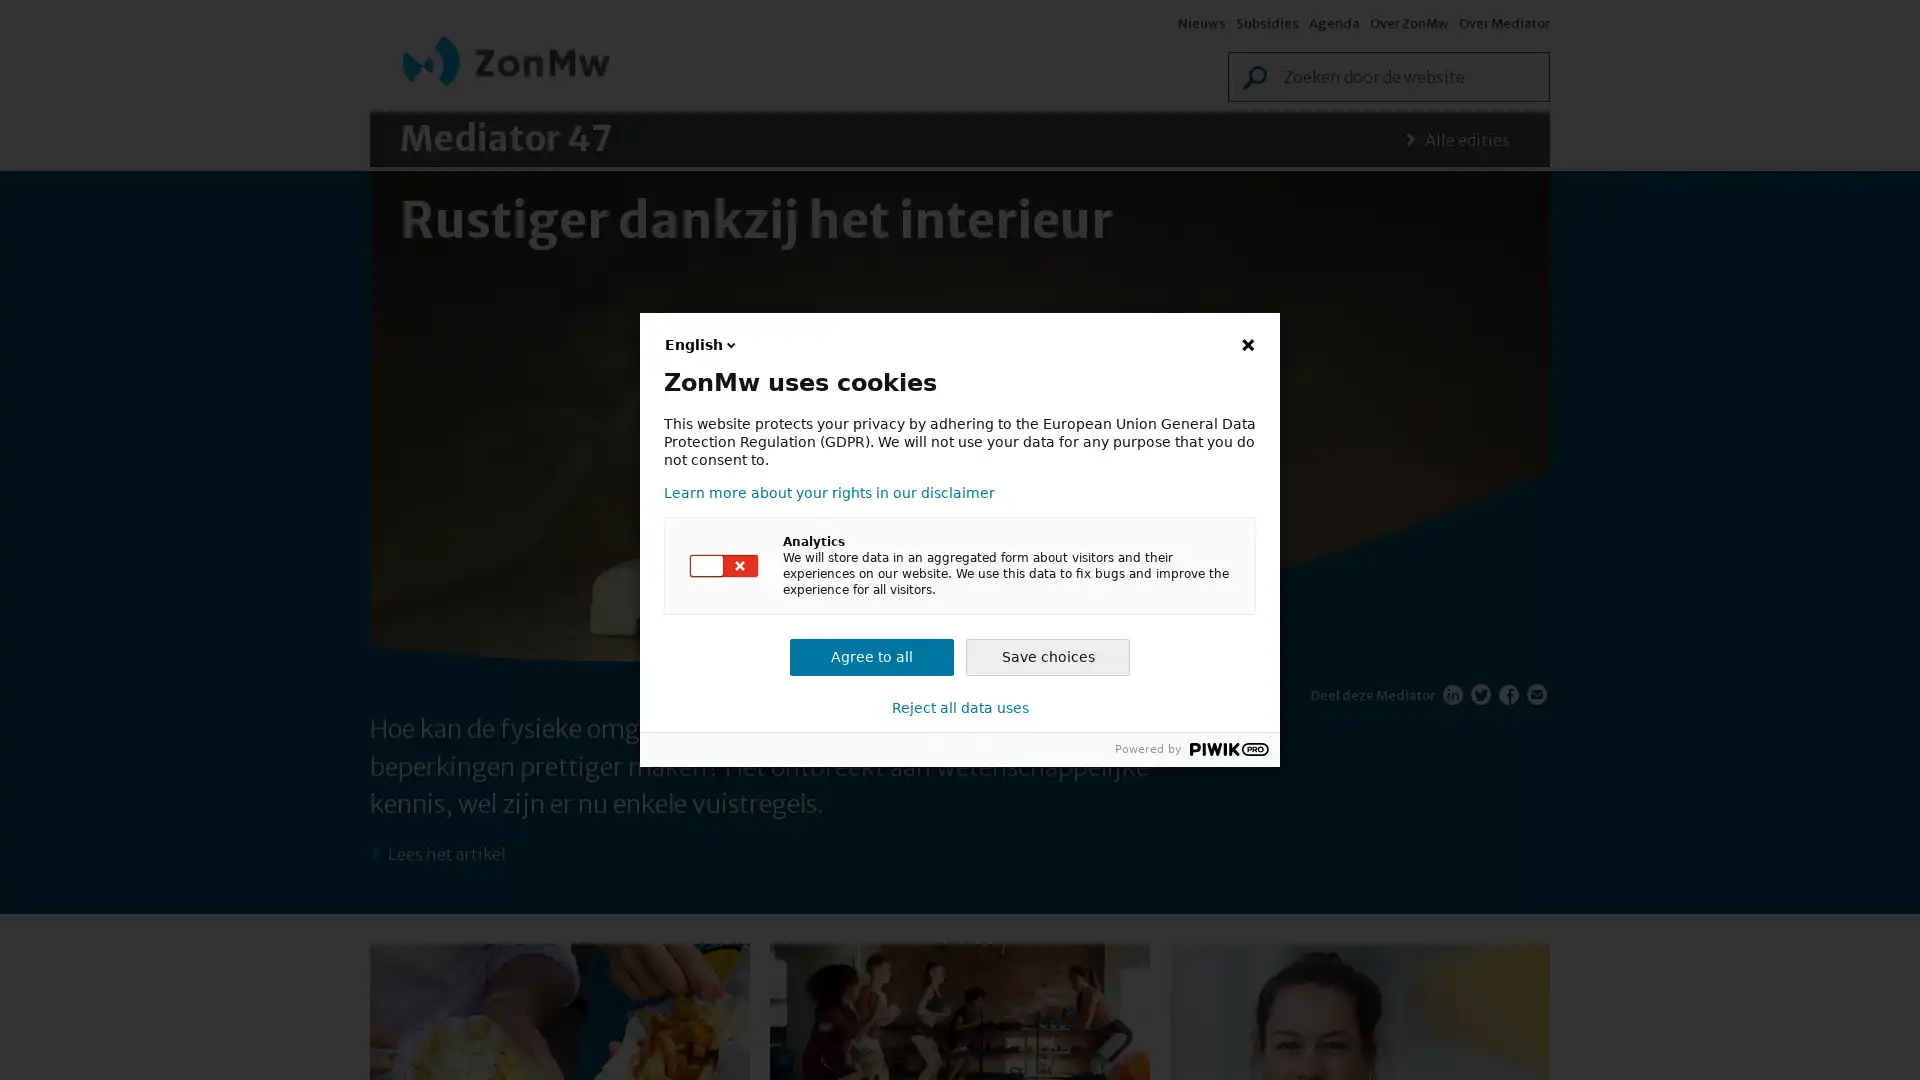 The width and height of the screenshot is (1920, 1080). What do you see at coordinates (1046, 657) in the screenshot?
I see `Save choices` at bounding box center [1046, 657].